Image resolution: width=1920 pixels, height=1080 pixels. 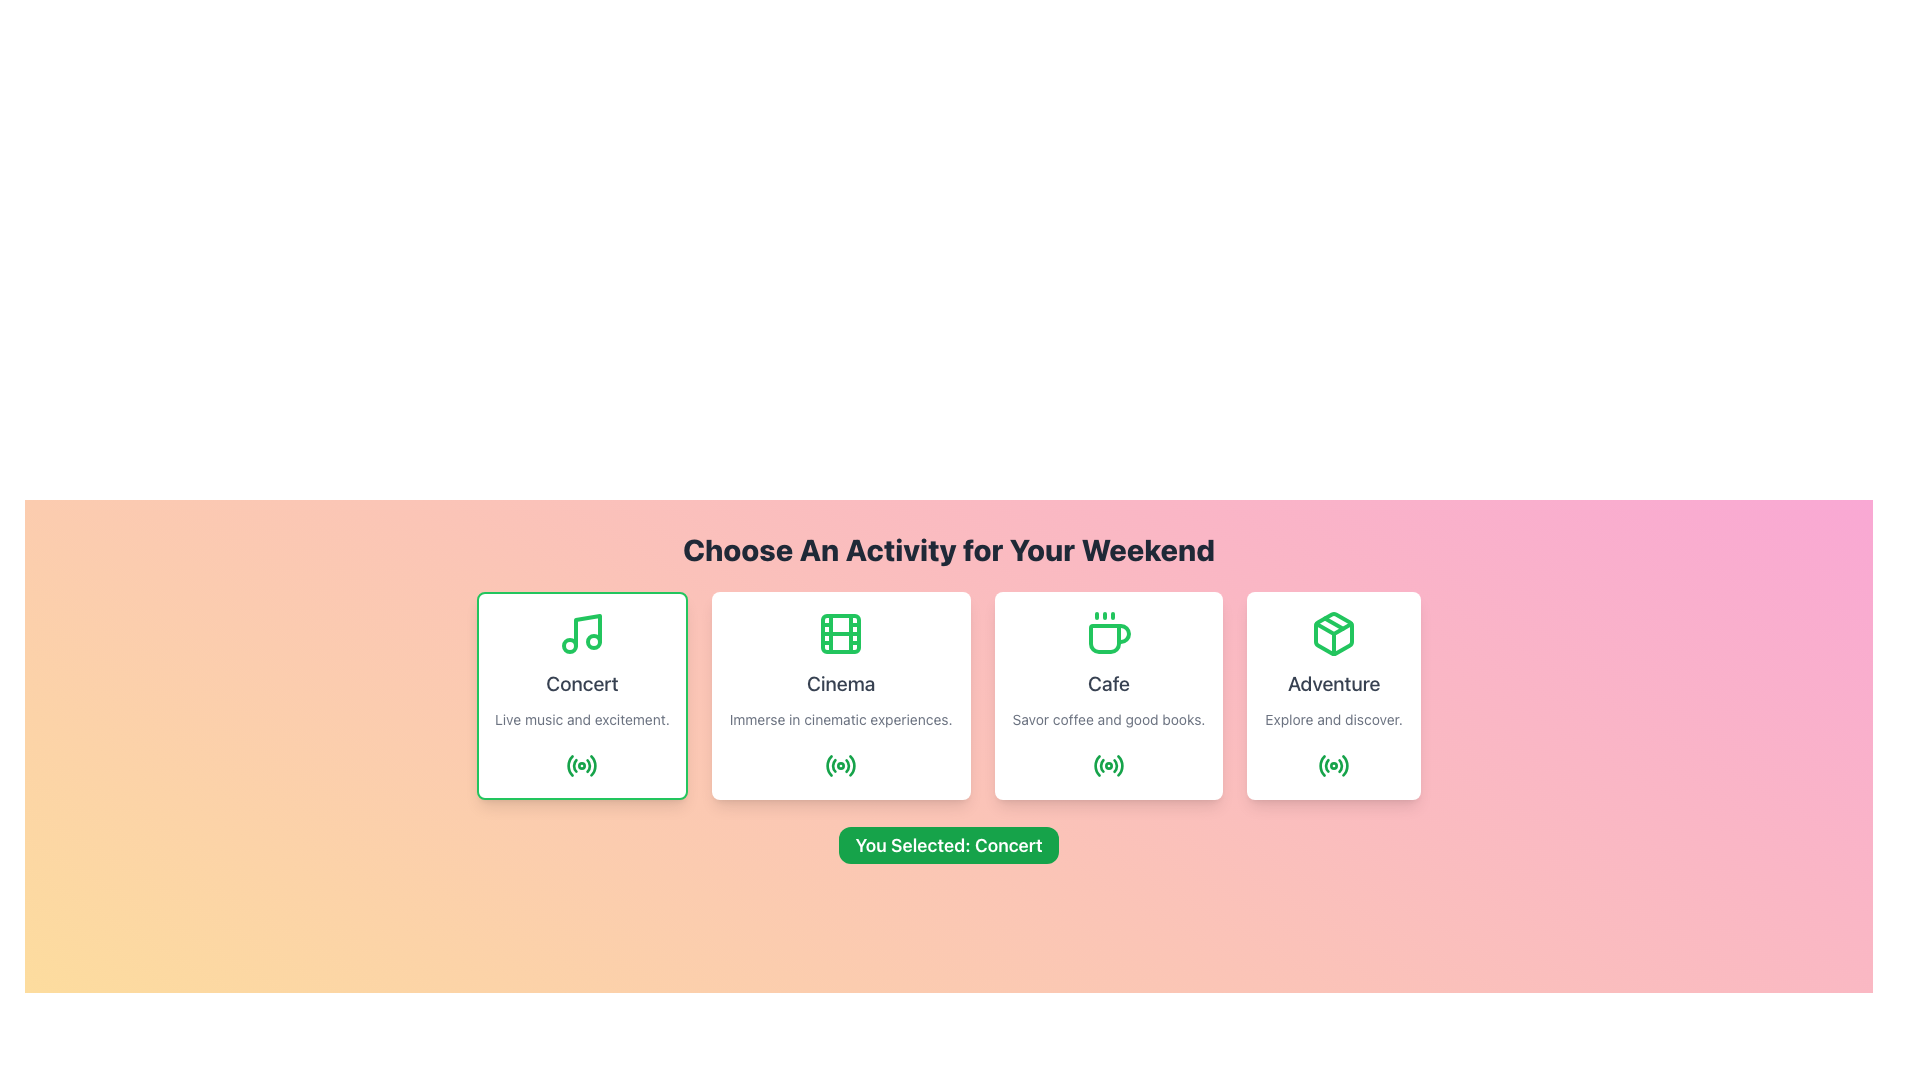 What do you see at coordinates (841, 720) in the screenshot?
I see `the text label displaying 'Immerse in cinematic experiences.' located on the 'Cinema' card, positioned below the title 'Cinema'` at bounding box center [841, 720].